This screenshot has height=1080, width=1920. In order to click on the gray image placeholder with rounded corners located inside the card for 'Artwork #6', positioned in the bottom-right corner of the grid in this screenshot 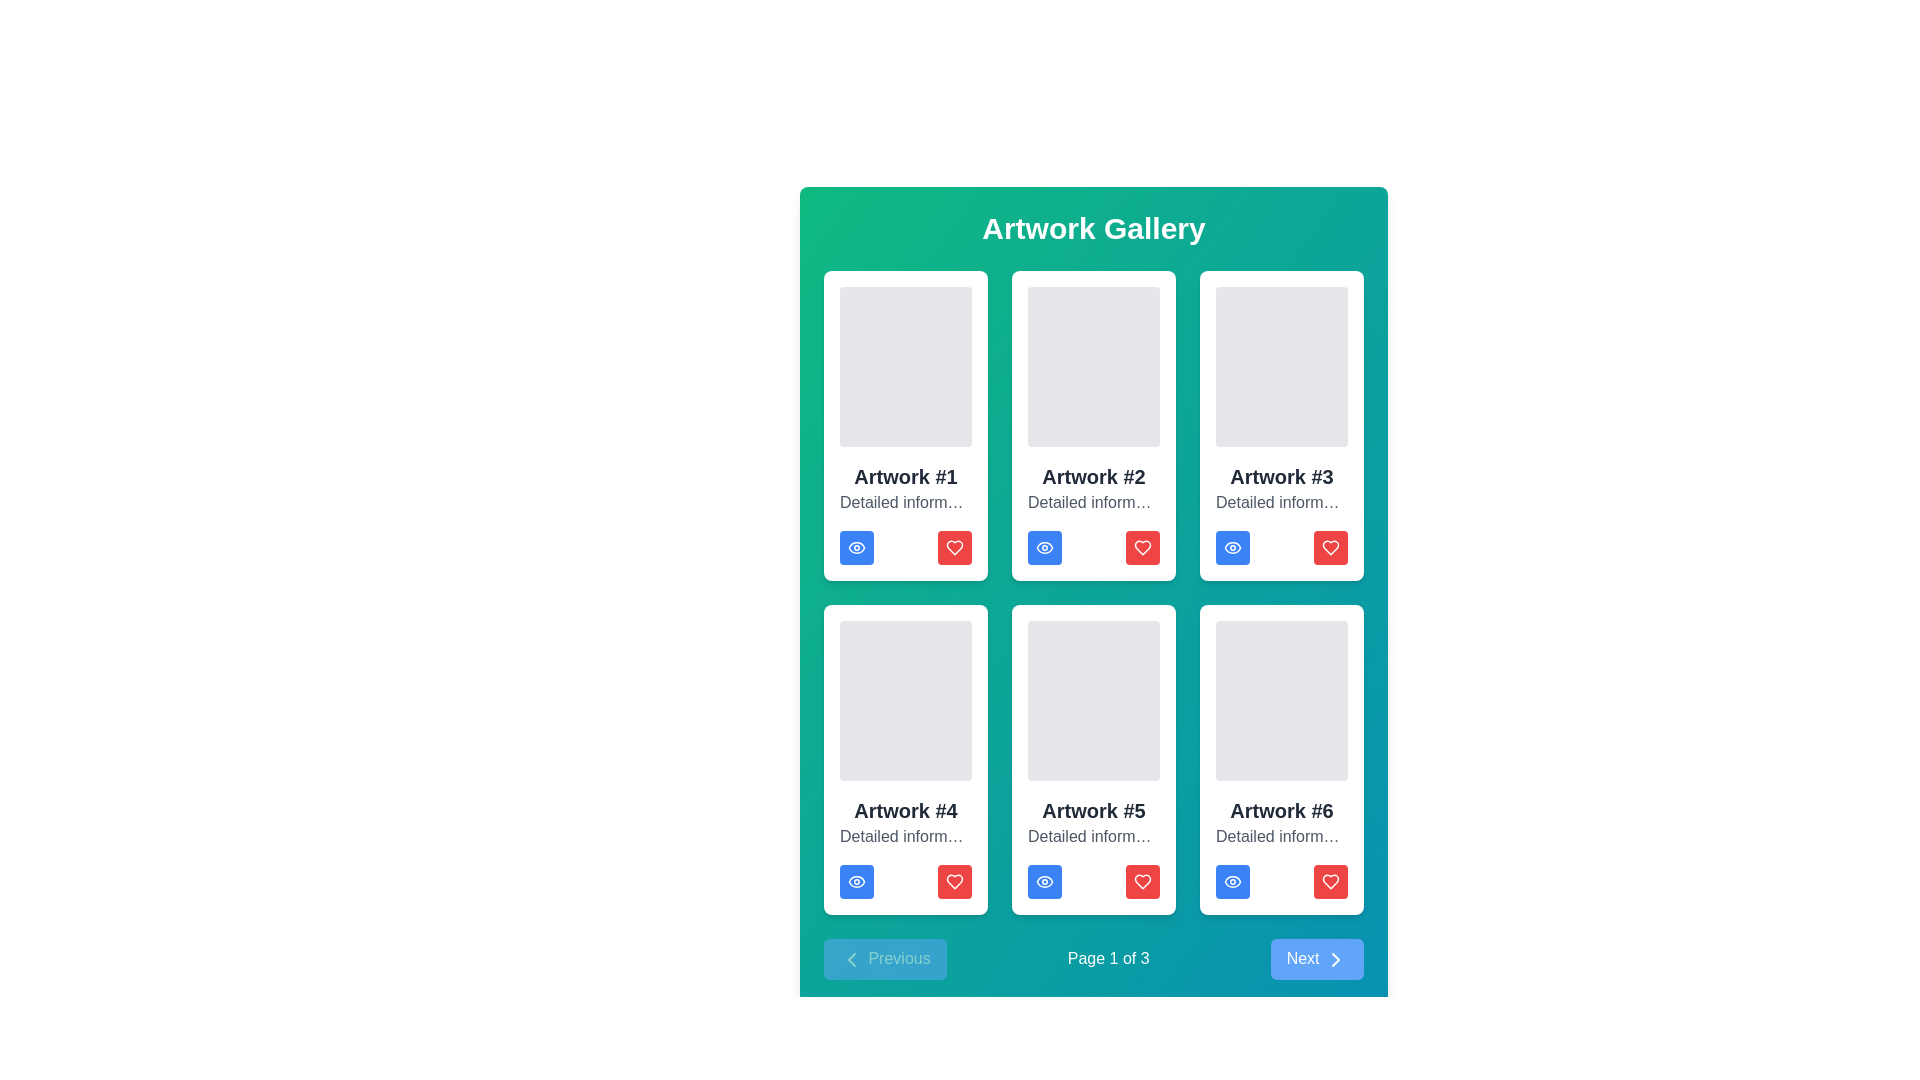, I will do `click(1281, 700)`.